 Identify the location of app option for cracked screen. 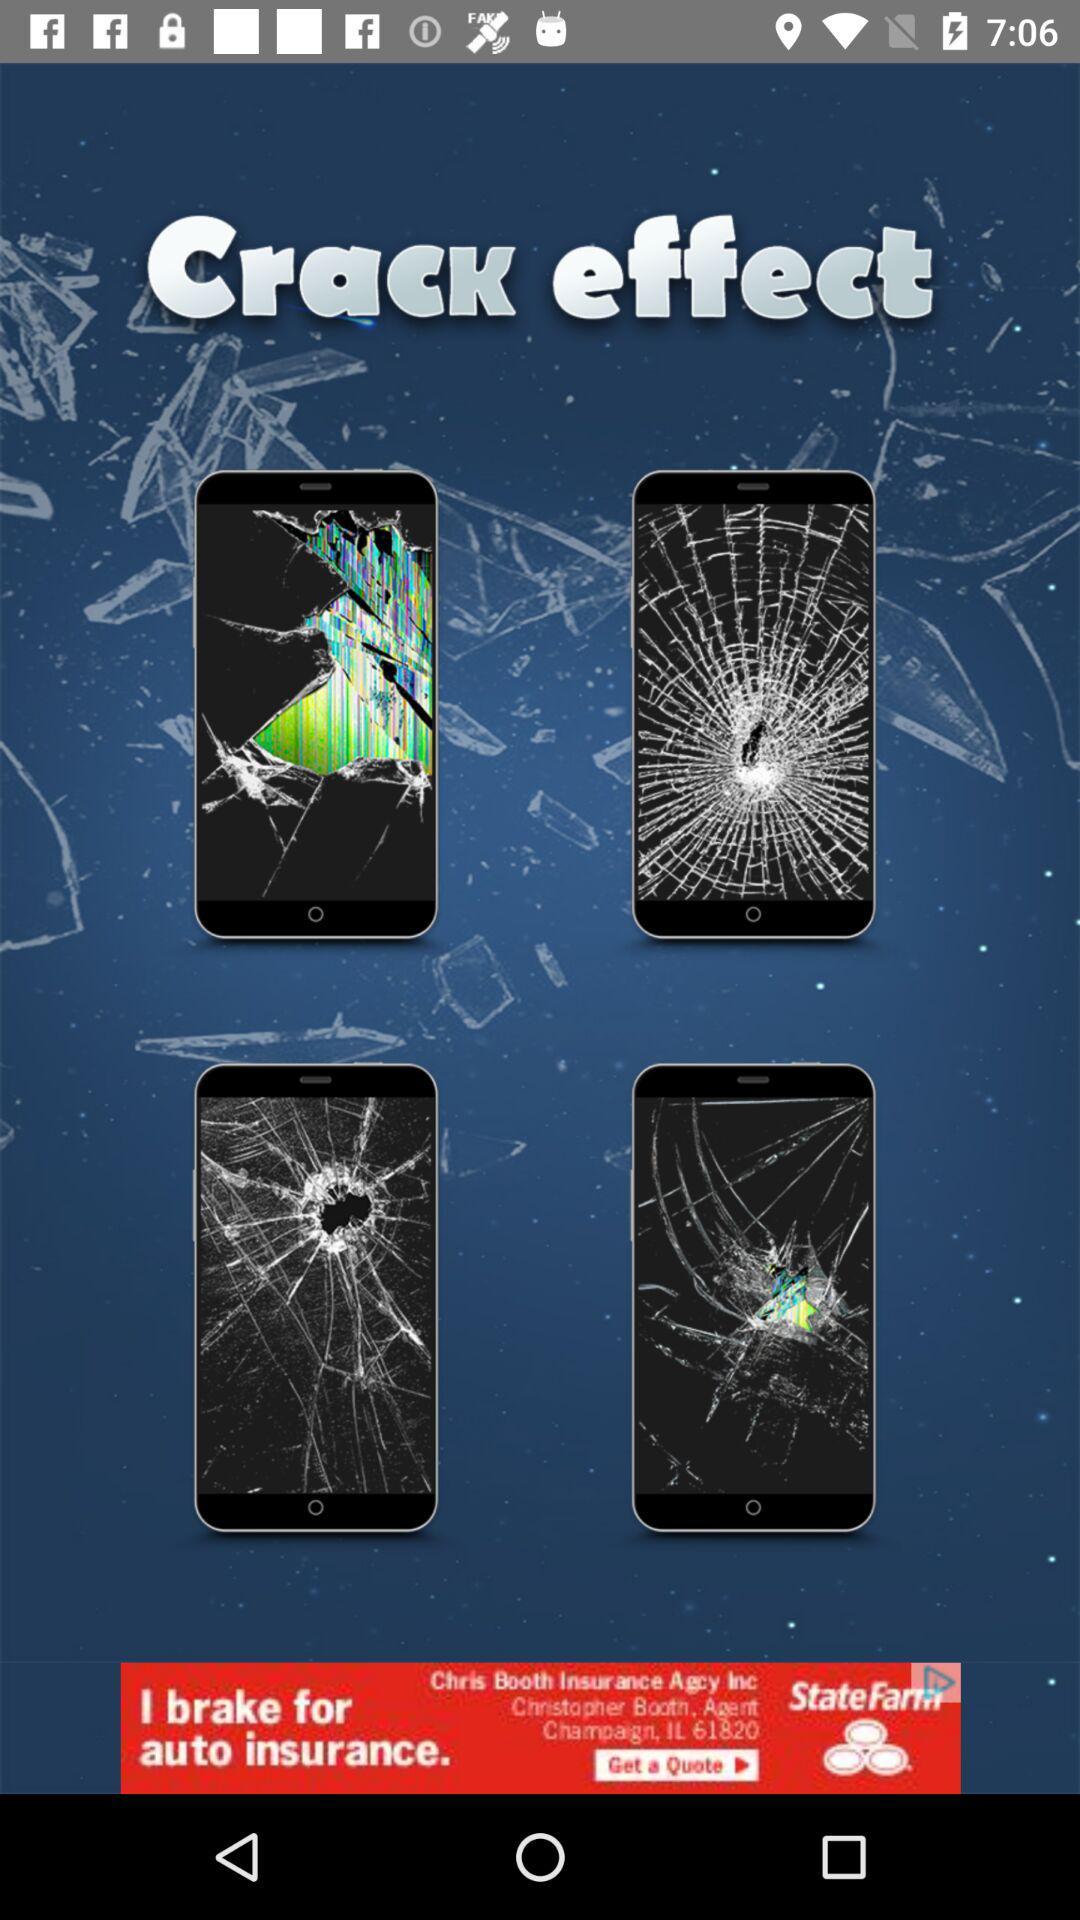
(316, 715).